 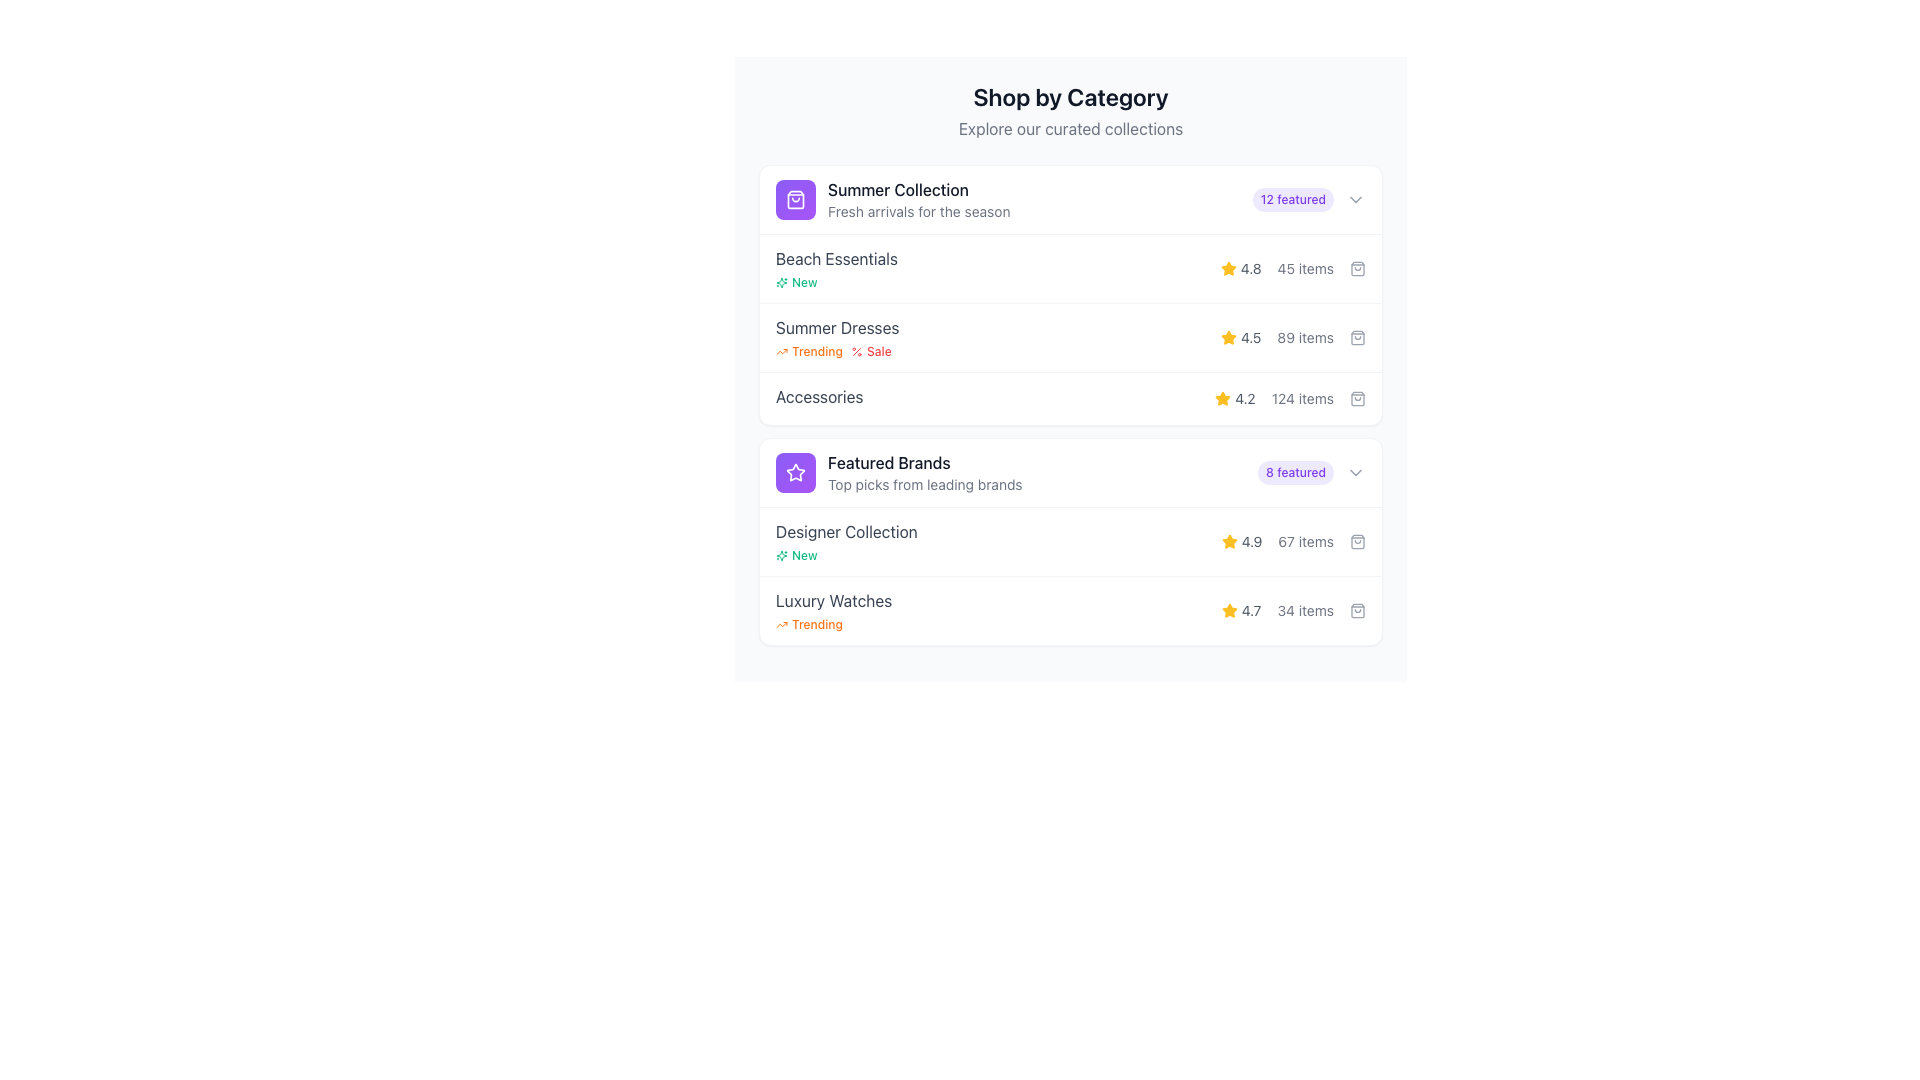 I want to click on the 'Summer Dresses' category button, which shows indicators for 'Trending' and 'Sale', along with a rating of '4.5' and '89 items' count, so click(x=1069, y=327).